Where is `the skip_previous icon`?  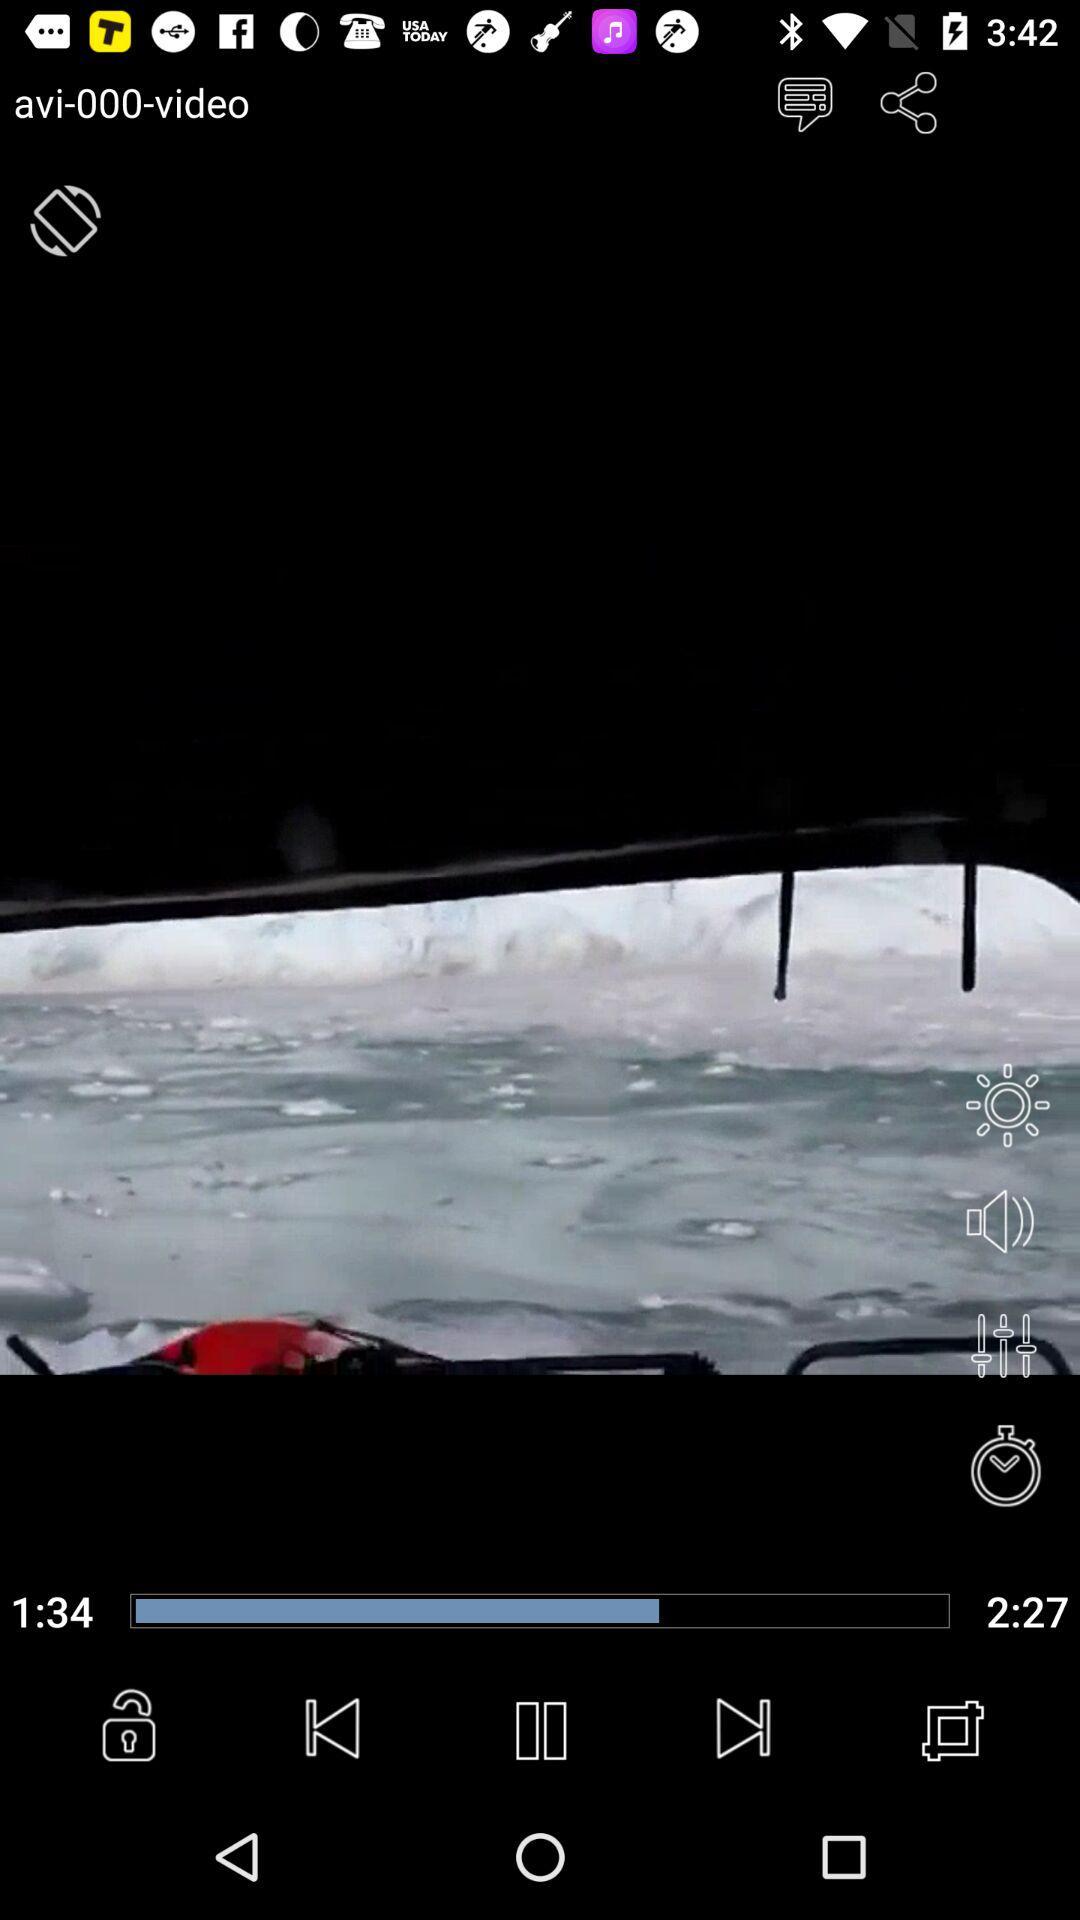
the skip_previous icon is located at coordinates (333, 1730).